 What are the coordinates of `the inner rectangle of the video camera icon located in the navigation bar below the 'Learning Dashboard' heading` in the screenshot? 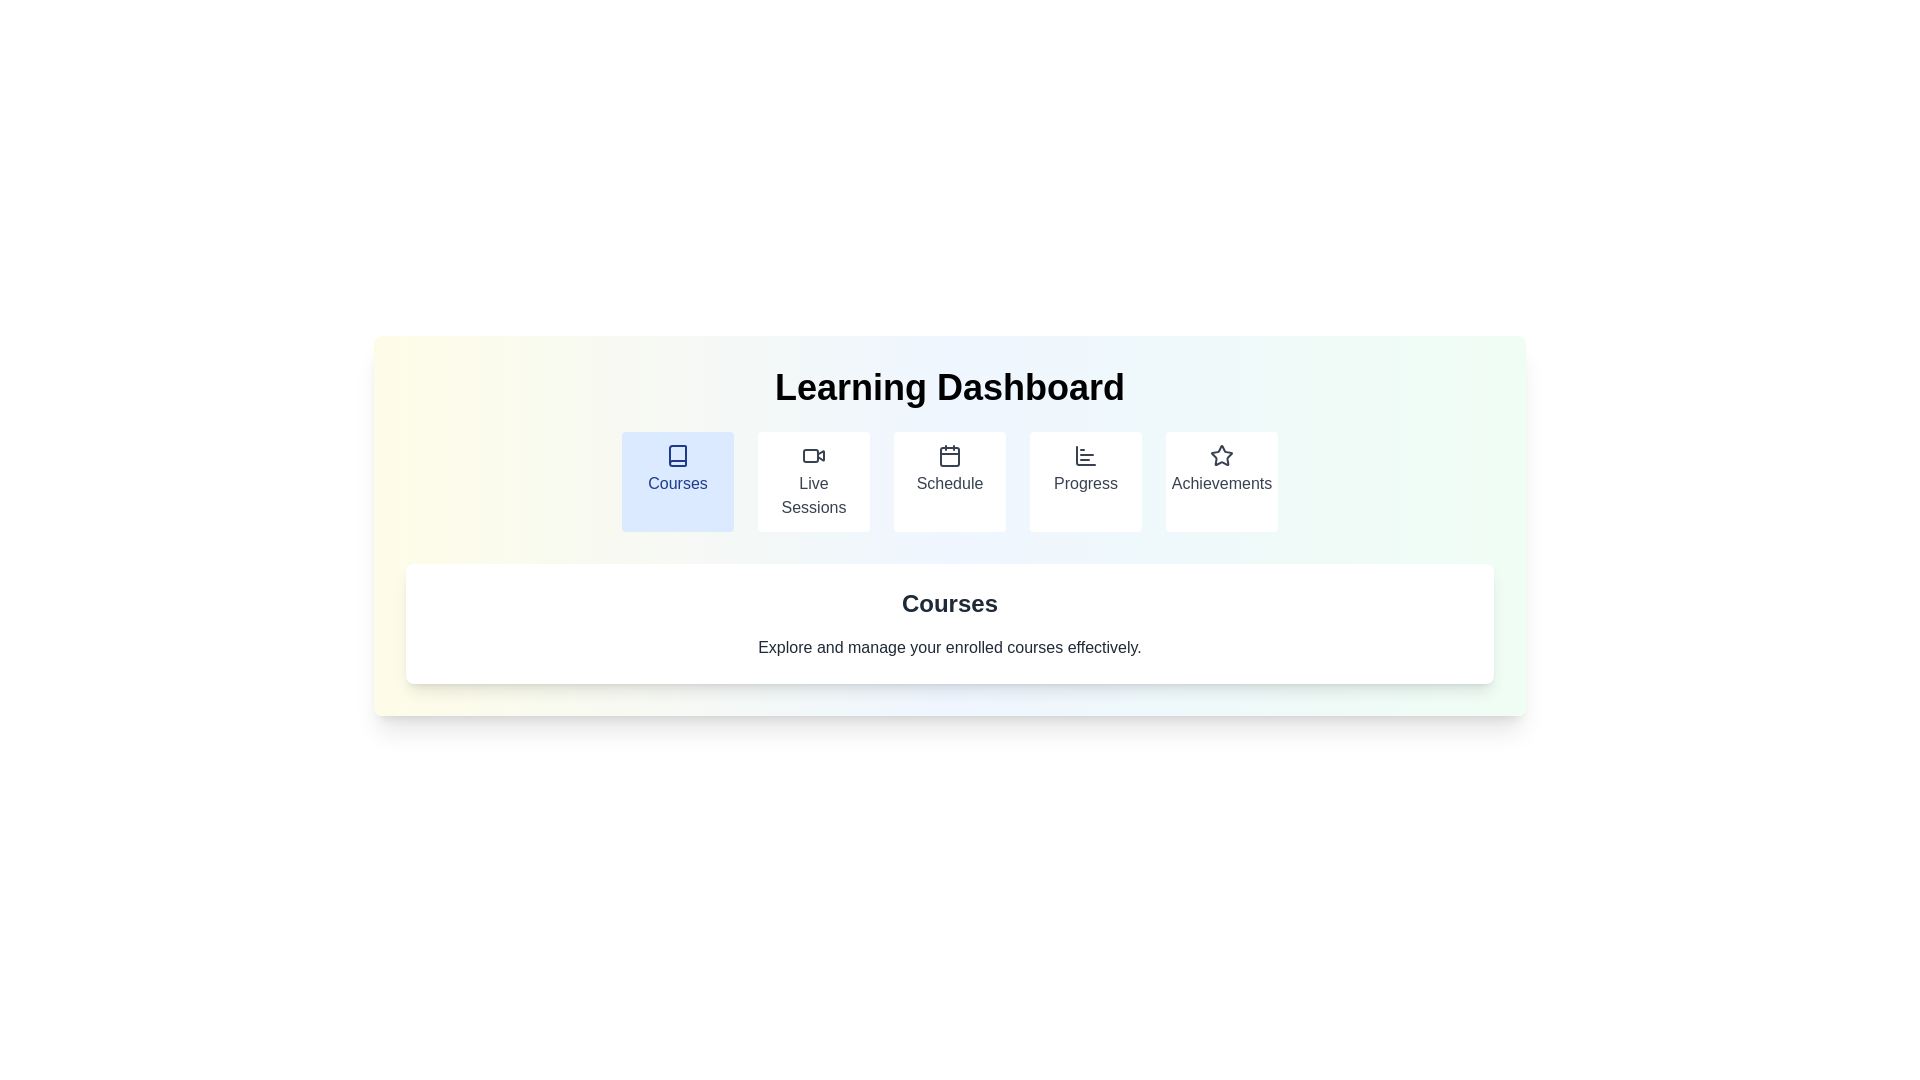 It's located at (811, 455).